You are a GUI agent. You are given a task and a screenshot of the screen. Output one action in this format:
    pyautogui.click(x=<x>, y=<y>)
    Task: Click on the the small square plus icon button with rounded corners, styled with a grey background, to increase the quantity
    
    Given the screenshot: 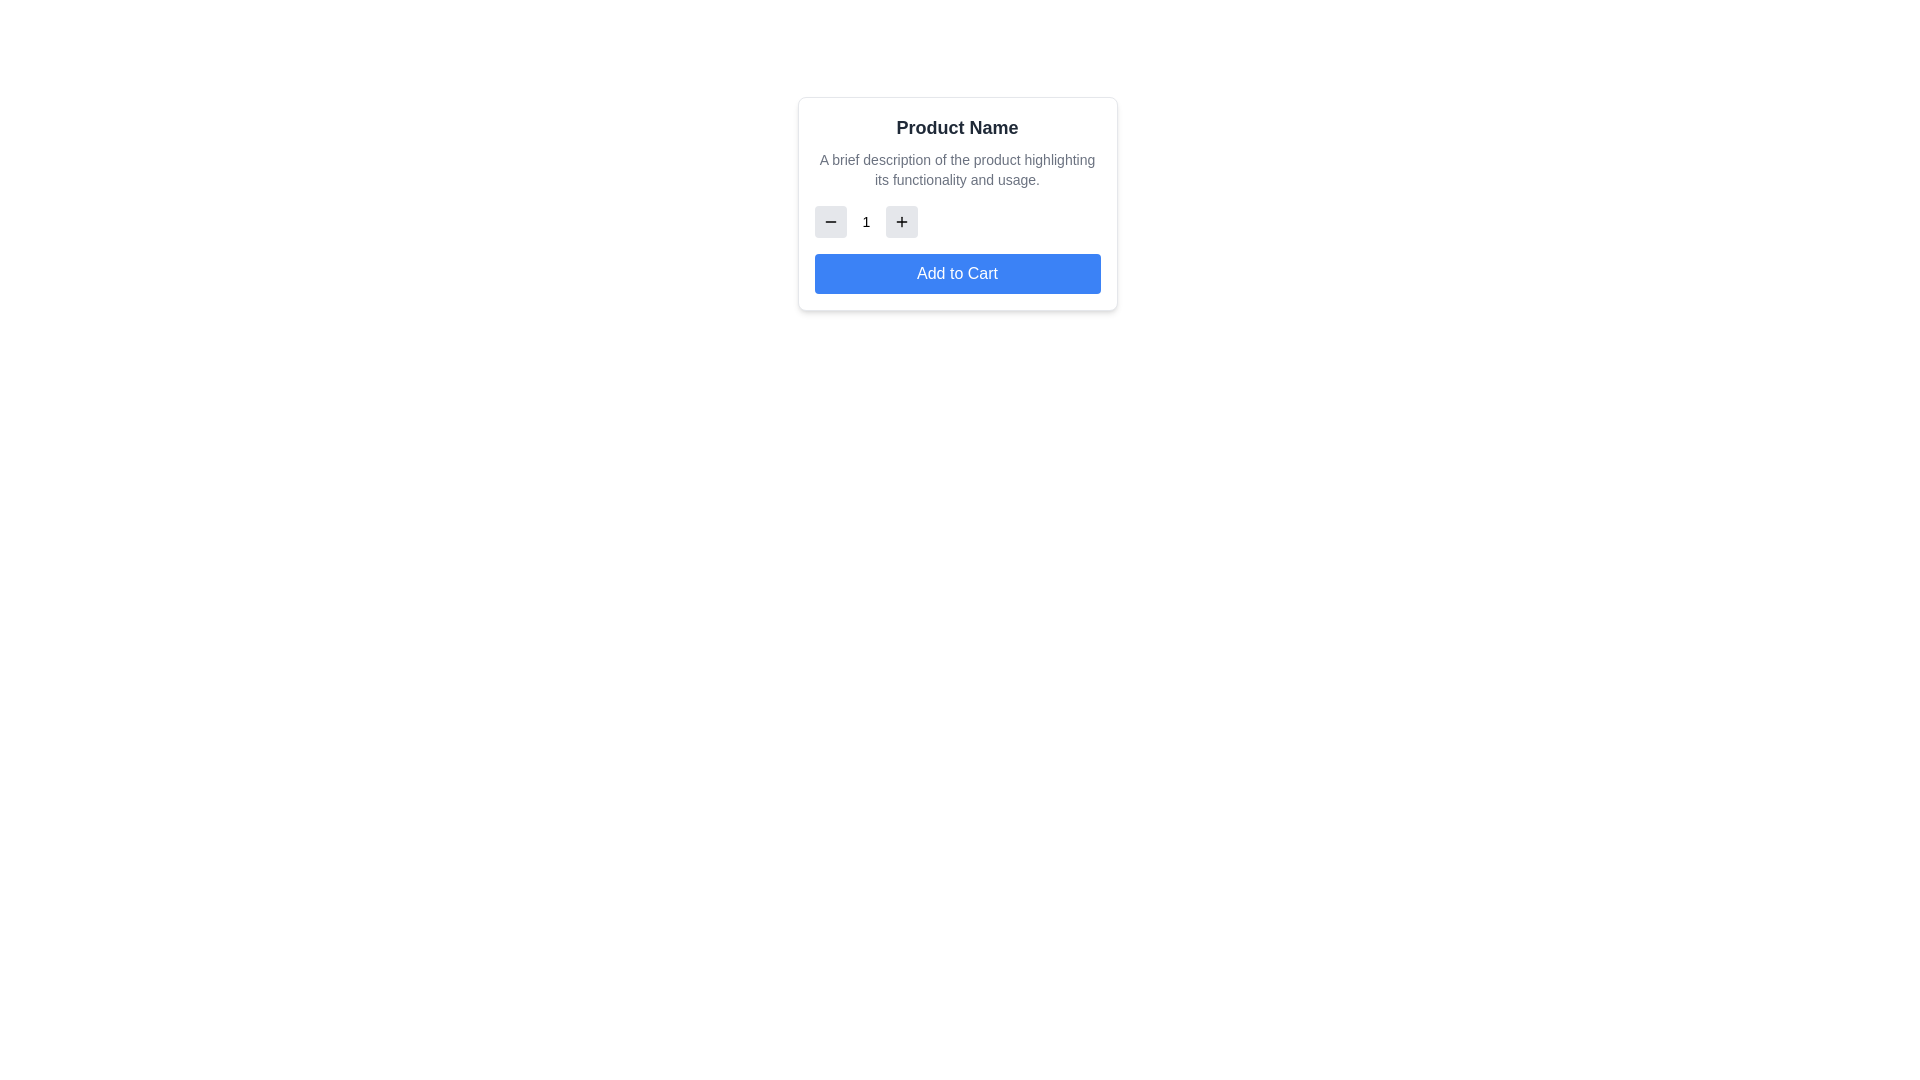 What is the action you would take?
    pyautogui.click(x=901, y=222)
    